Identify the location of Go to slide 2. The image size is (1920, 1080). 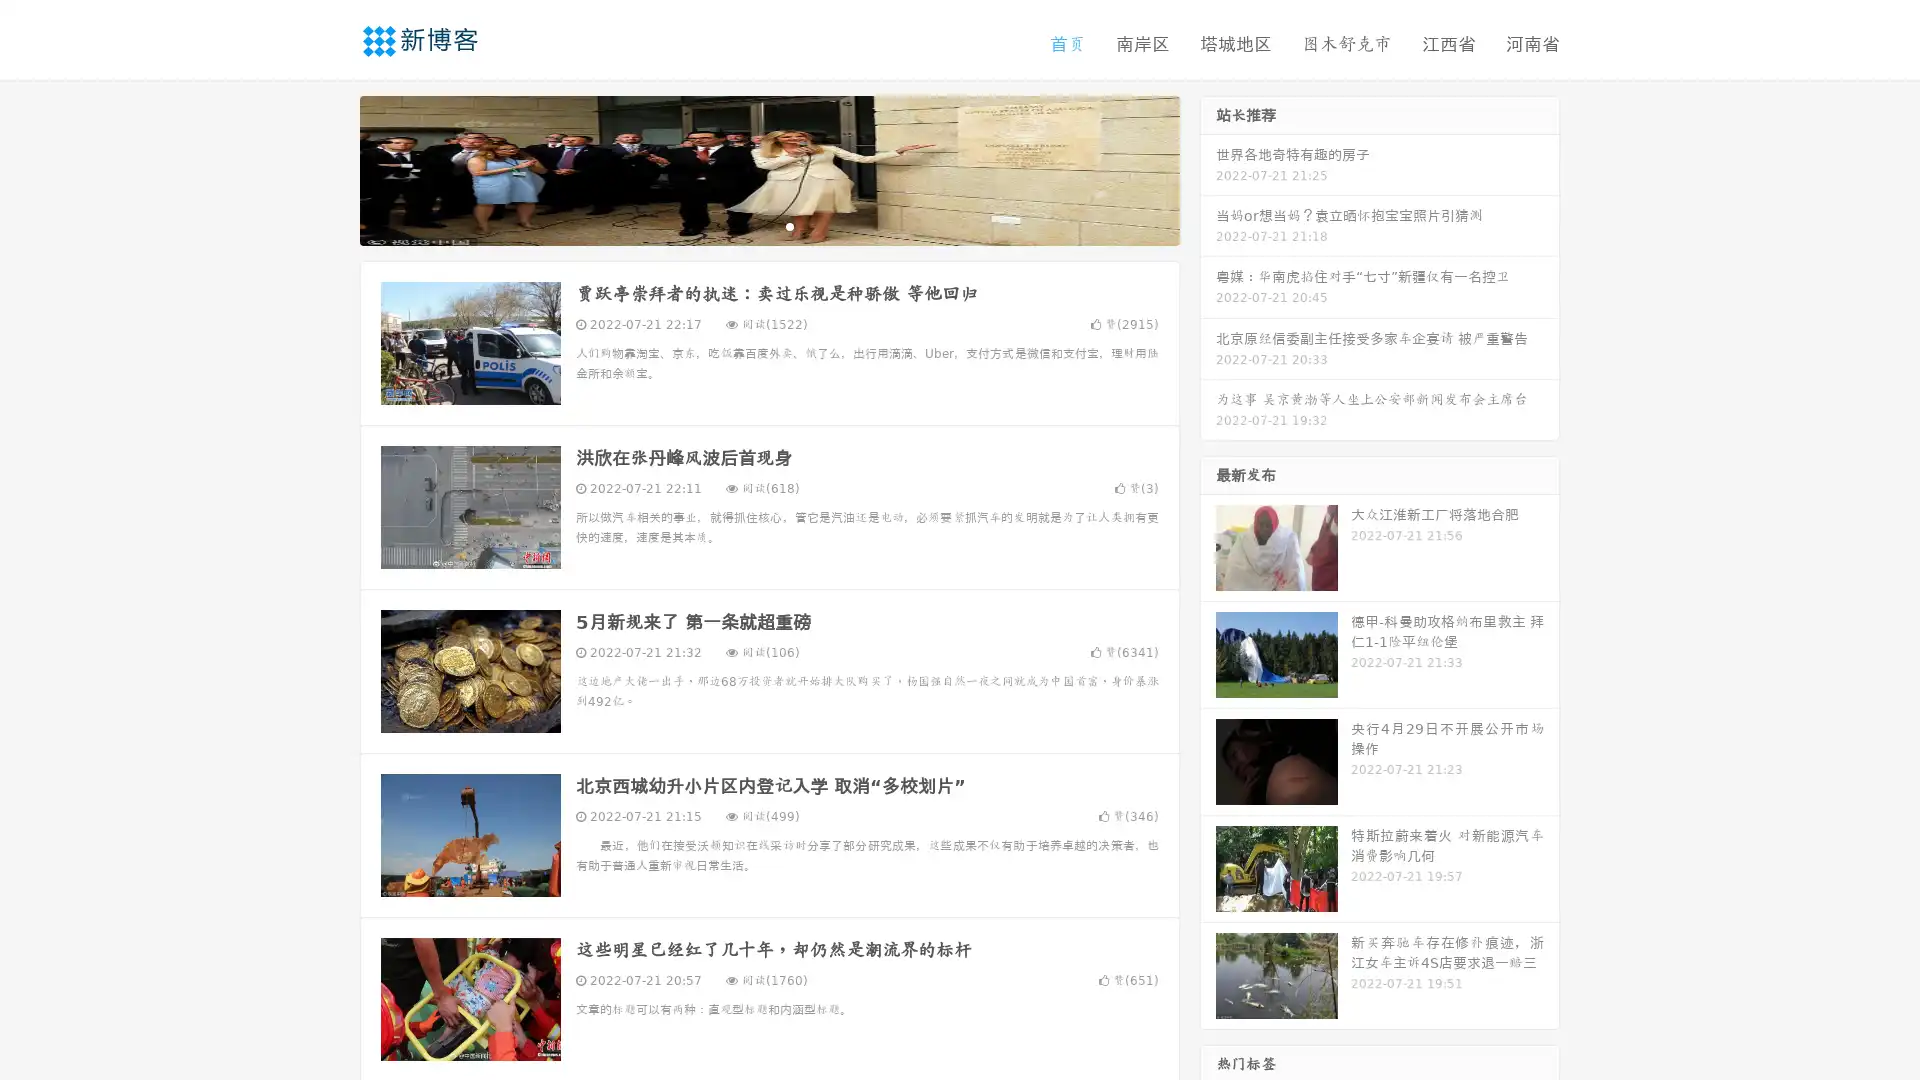
(768, 225).